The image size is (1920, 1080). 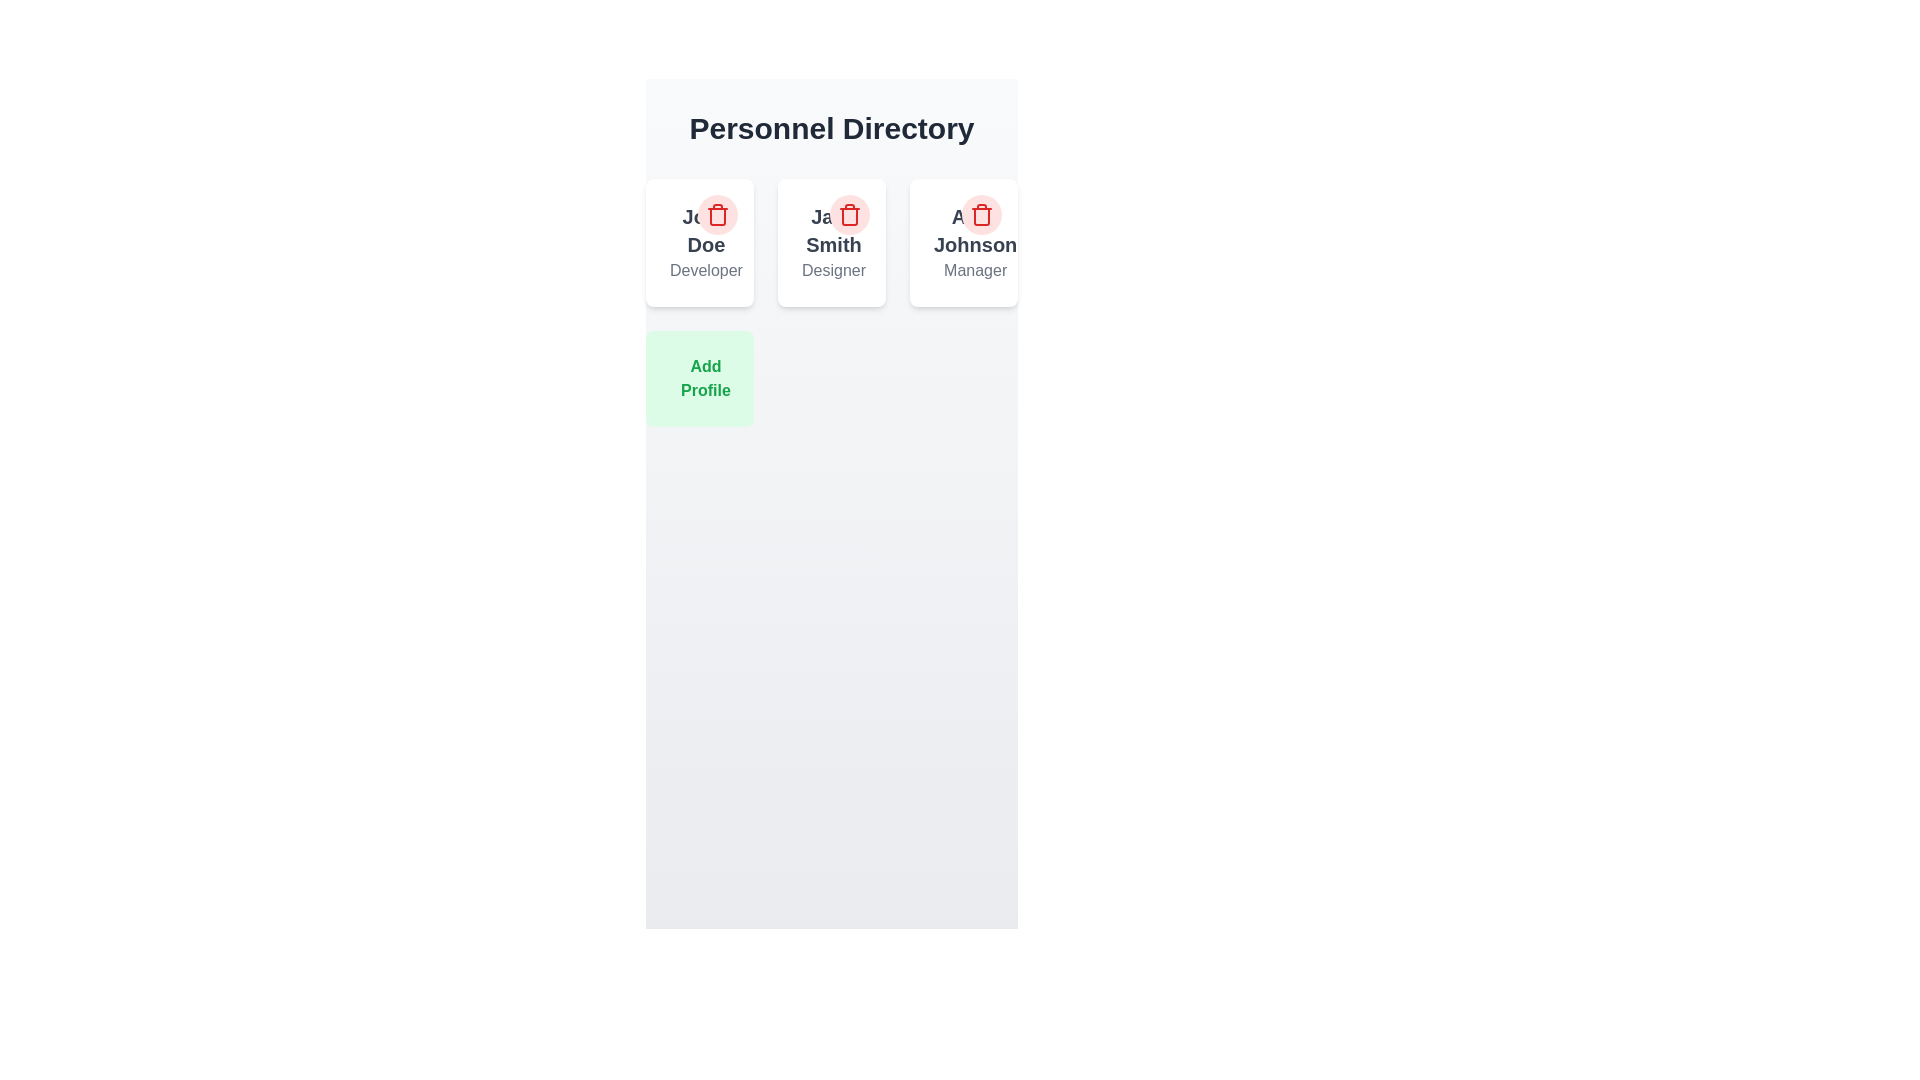 What do you see at coordinates (834, 230) in the screenshot?
I see `the Static text label displaying 'Jane Smith', which is located in the second card from the left in the Personnel Directory interface, above the subtitle 'Designer'` at bounding box center [834, 230].